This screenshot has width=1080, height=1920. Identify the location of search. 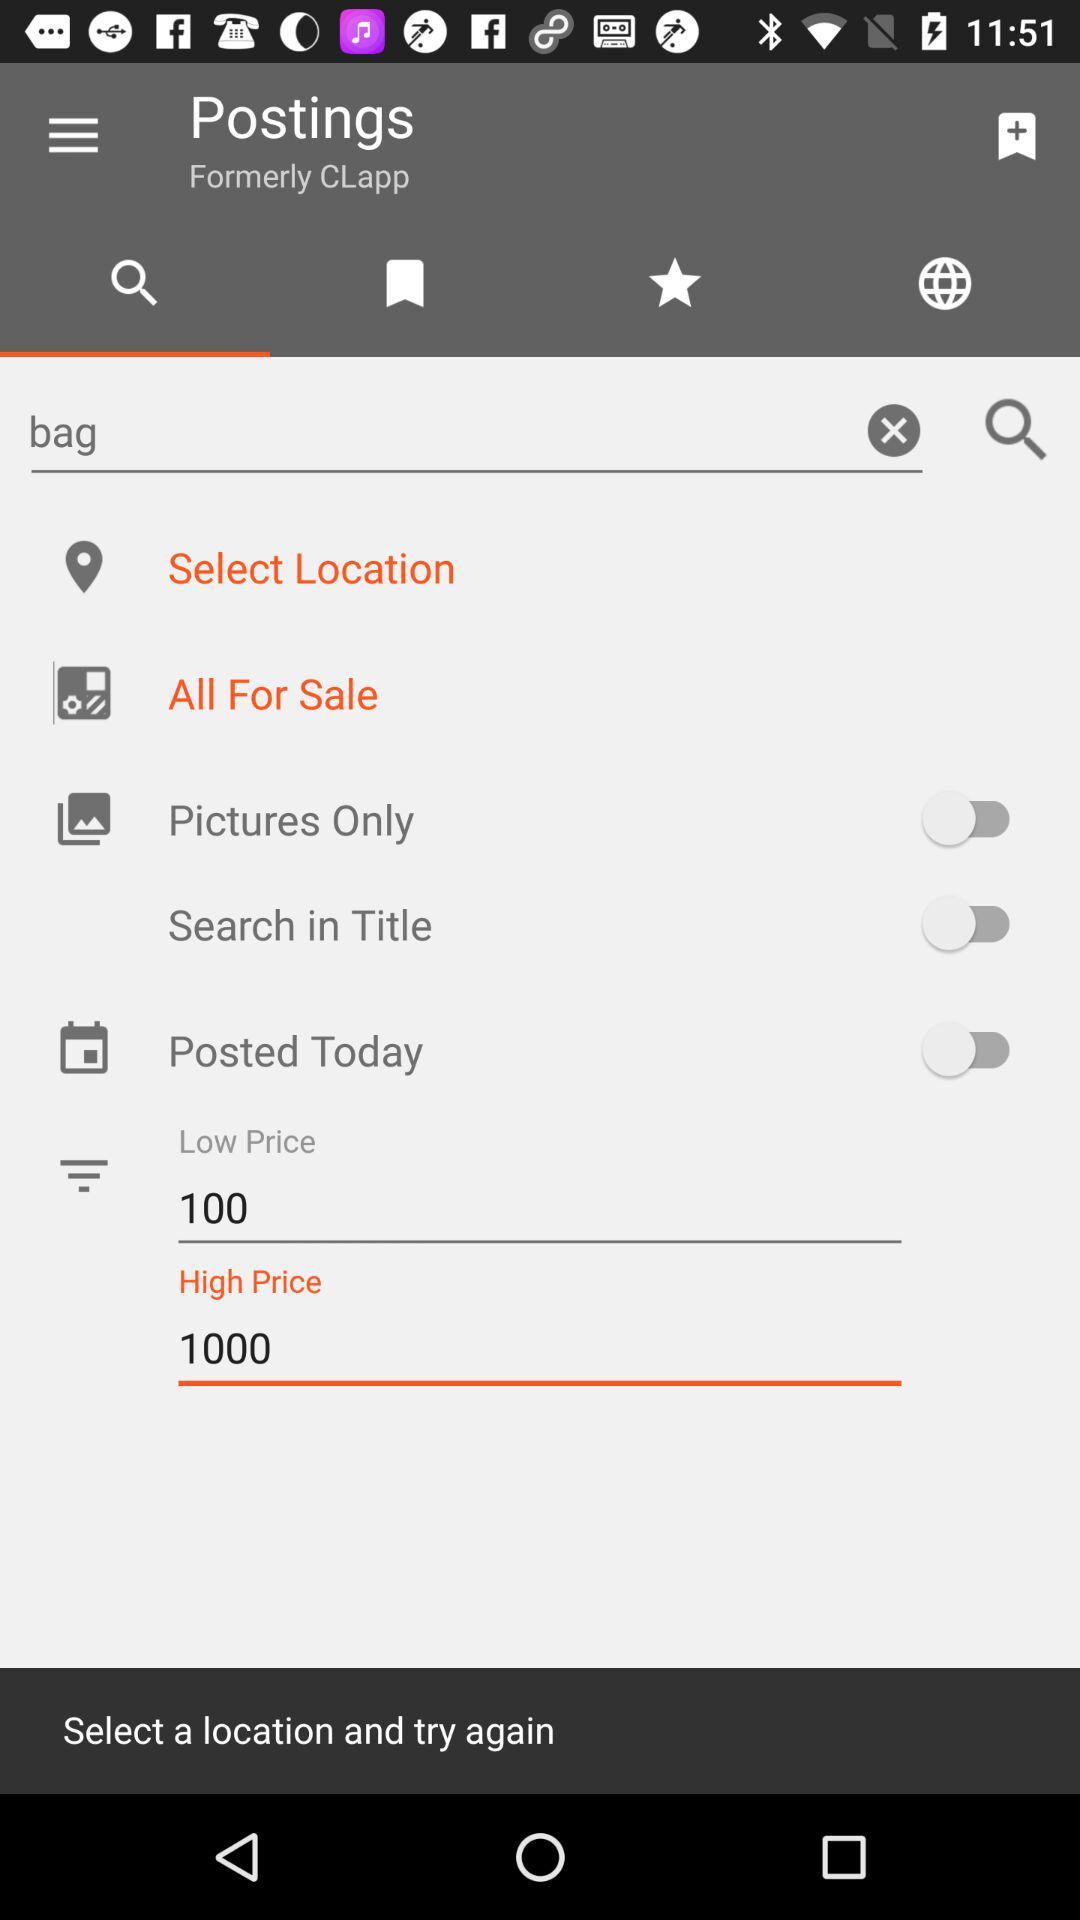
(1017, 429).